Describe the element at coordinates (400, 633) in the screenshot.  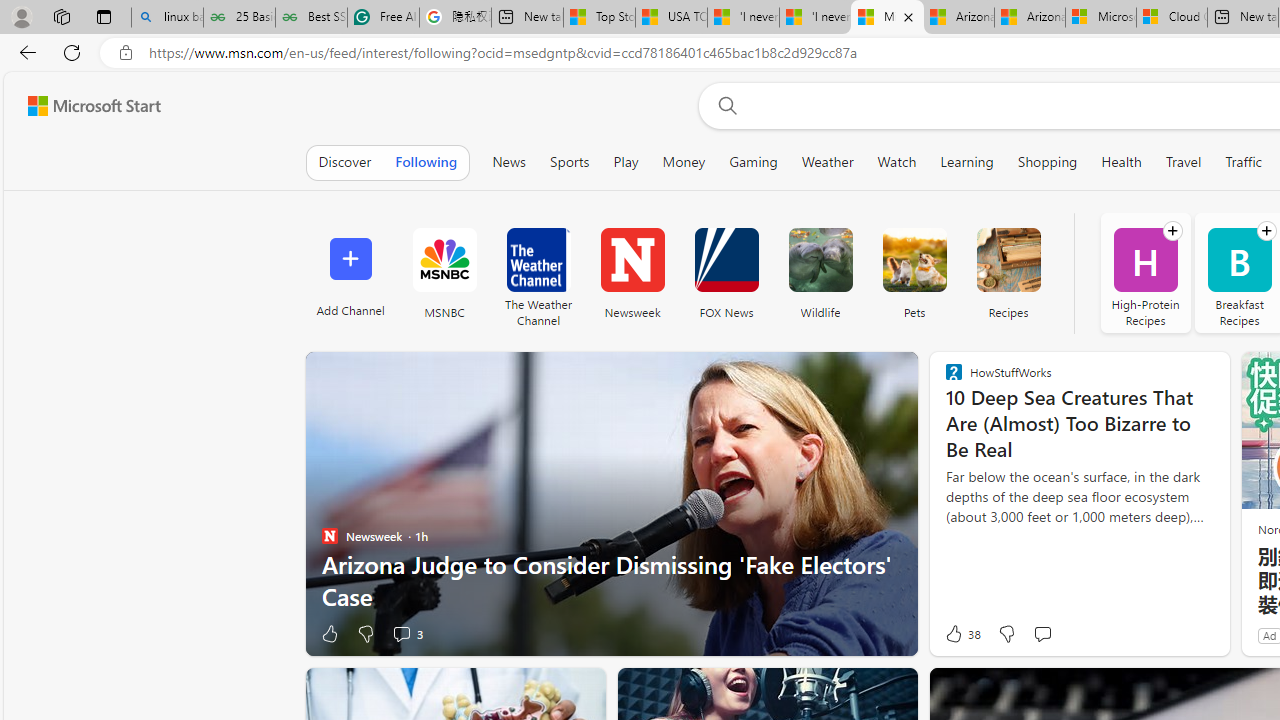
I see `'View comments 3 Comment'` at that location.